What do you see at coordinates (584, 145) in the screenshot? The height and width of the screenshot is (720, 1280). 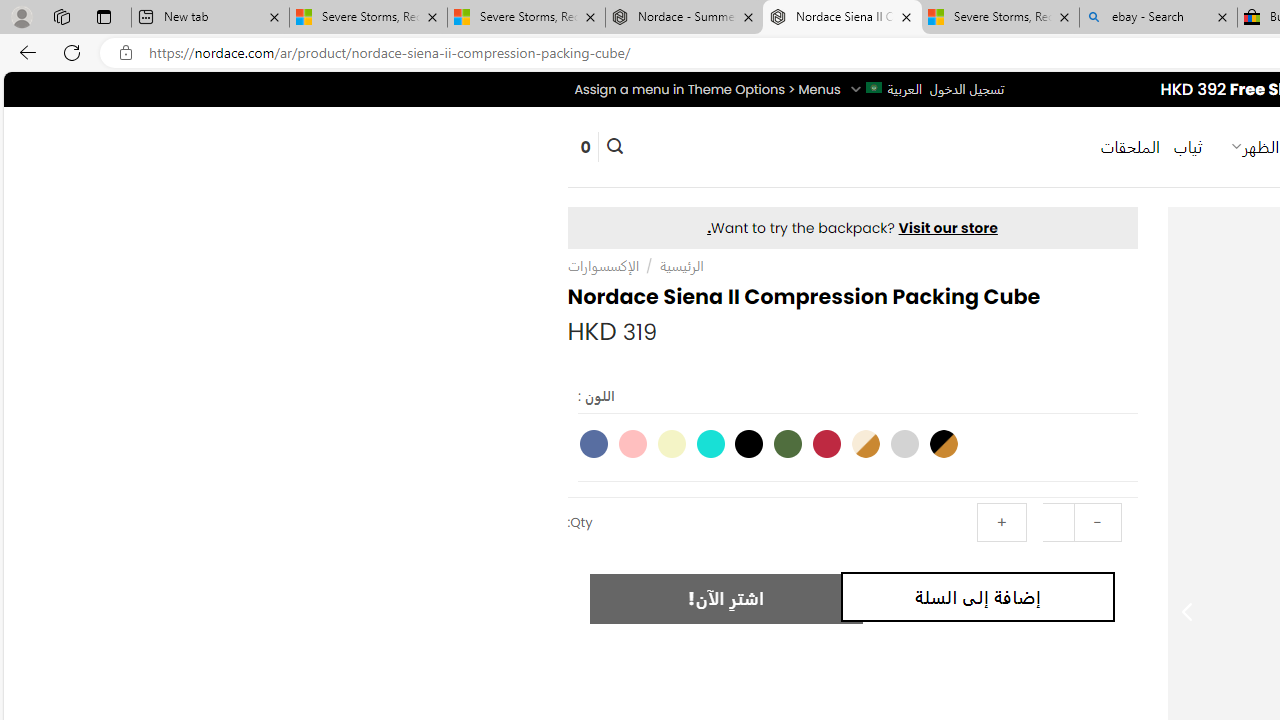 I see `'  0'` at bounding box center [584, 145].